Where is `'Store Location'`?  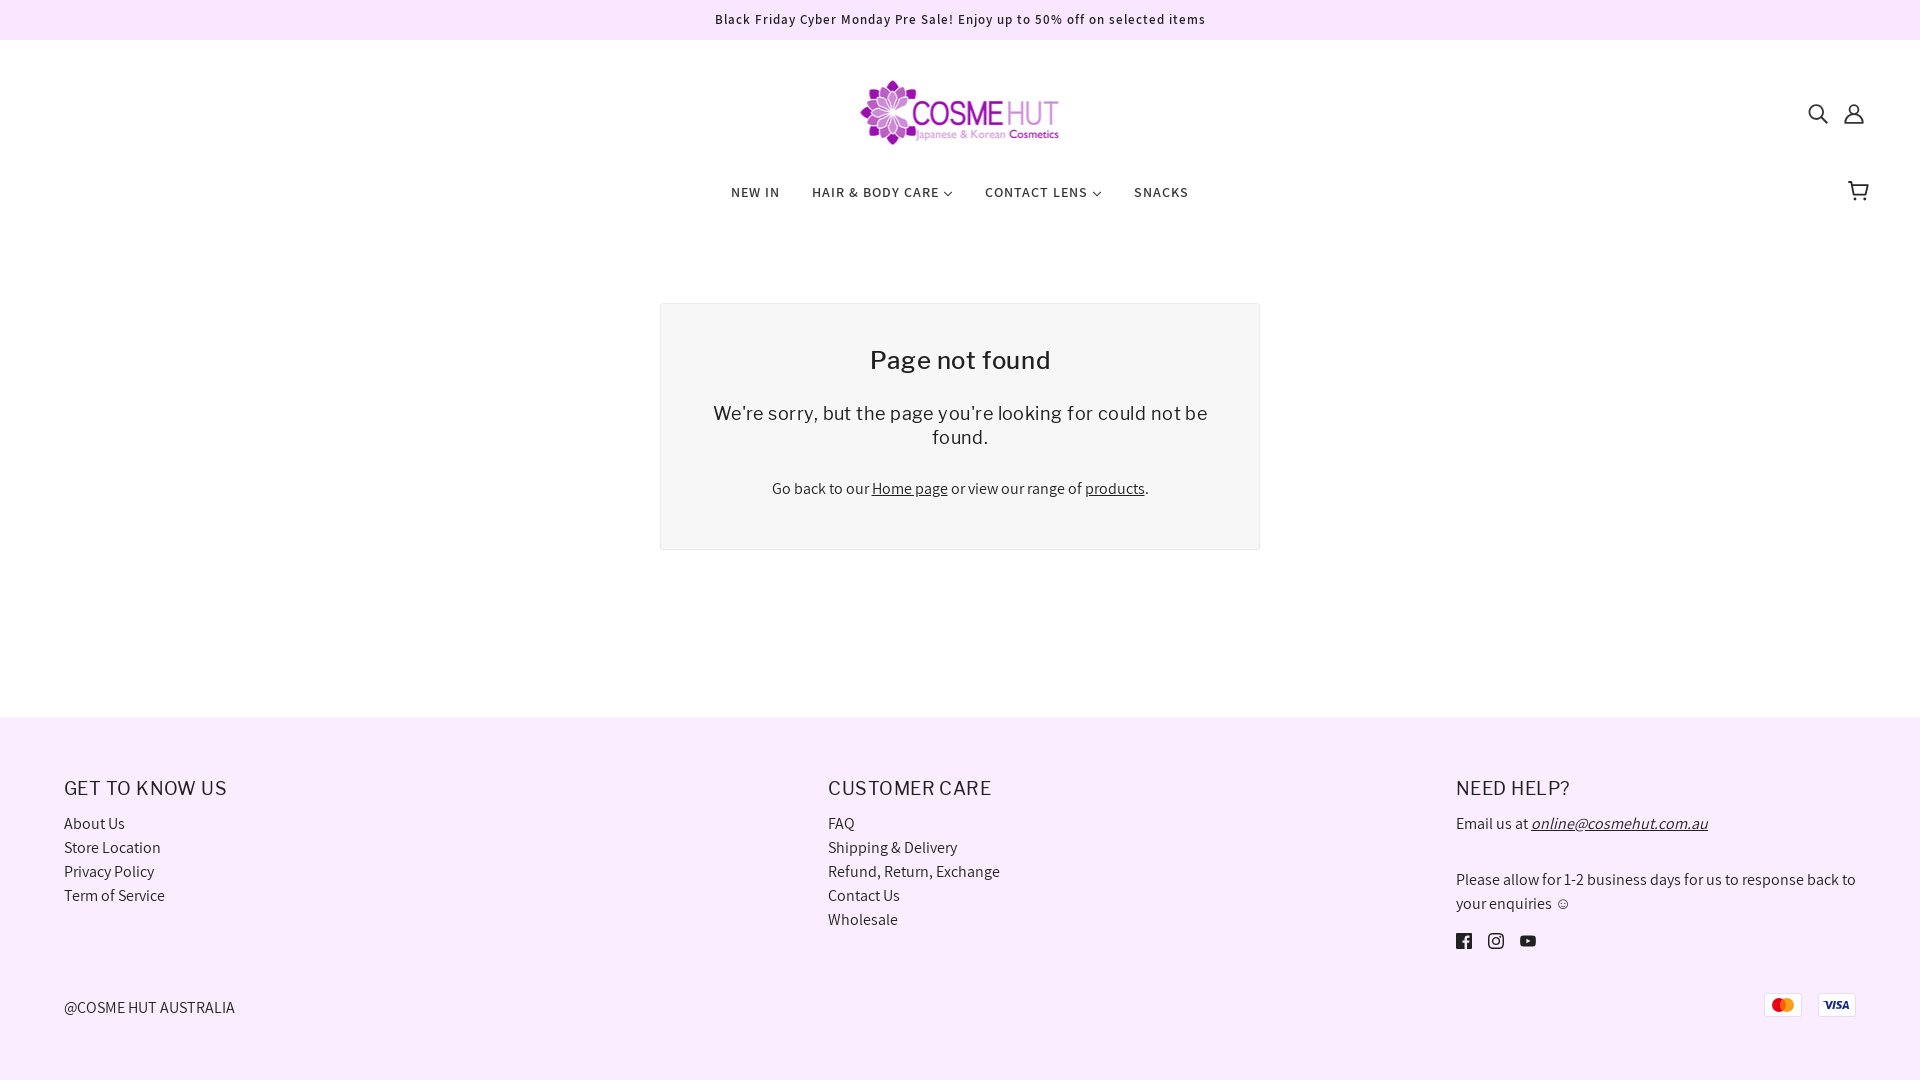
'Store Location' is located at coordinates (111, 847).